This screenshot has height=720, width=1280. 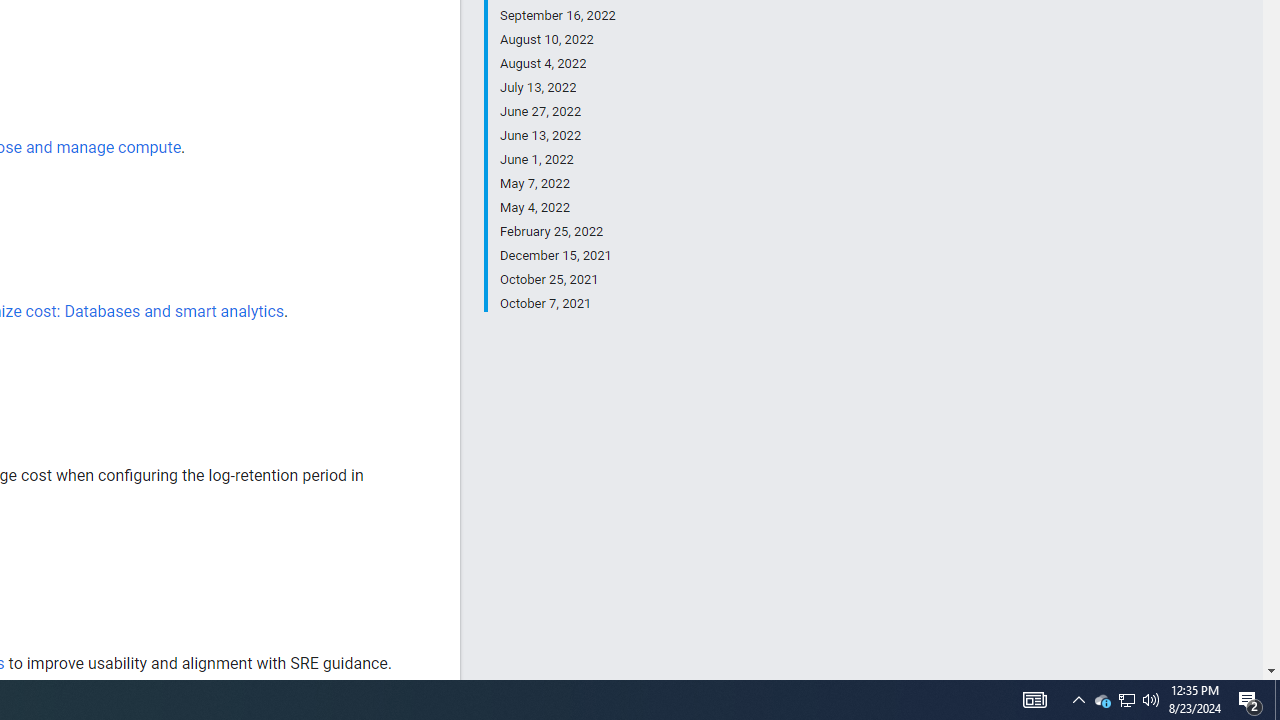 What do you see at coordinates (557, 39) in the screenshot?
I see `'August 10, 2022'` at bounding box center [557, 39].